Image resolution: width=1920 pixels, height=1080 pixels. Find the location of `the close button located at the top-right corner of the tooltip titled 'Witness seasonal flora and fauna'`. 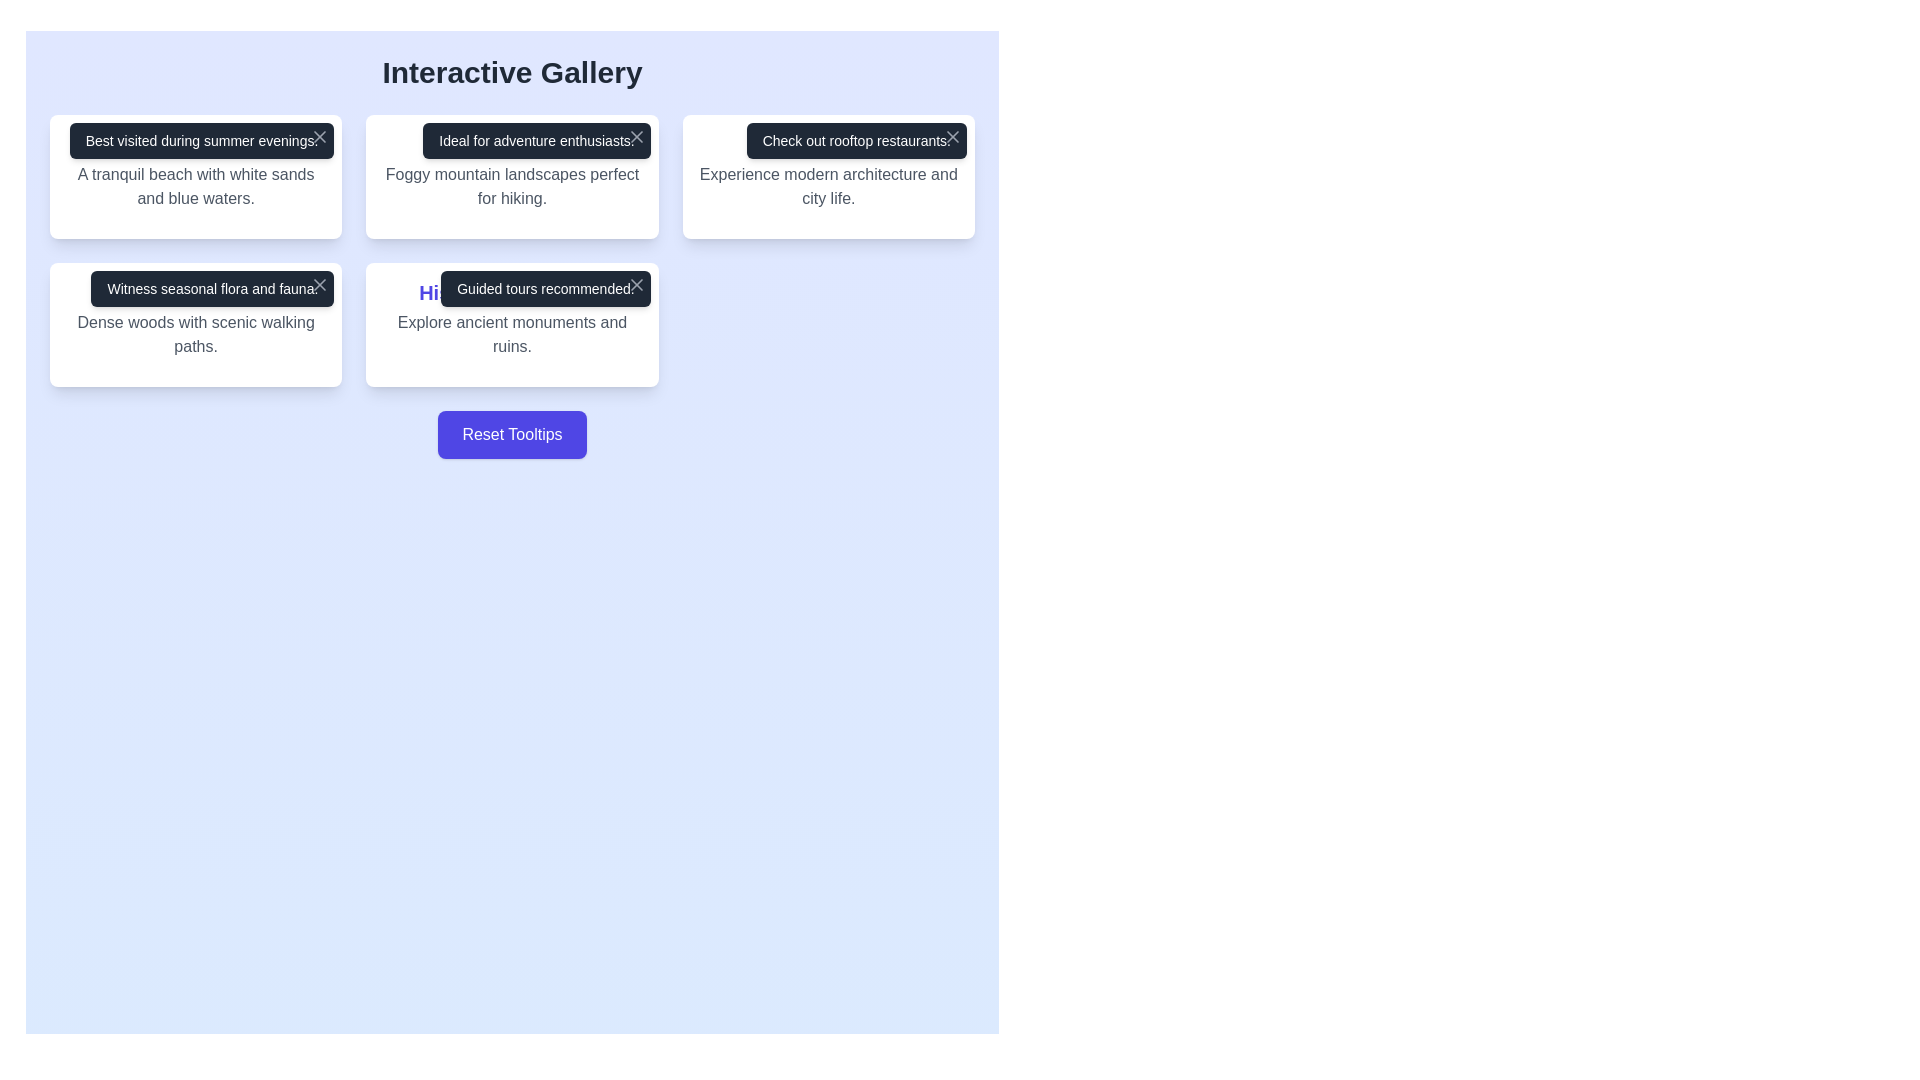

the close button located at the top-right corner of the tooltip titled 'Witness seasonal flora and fauna' is located at coordinates (320, 285).